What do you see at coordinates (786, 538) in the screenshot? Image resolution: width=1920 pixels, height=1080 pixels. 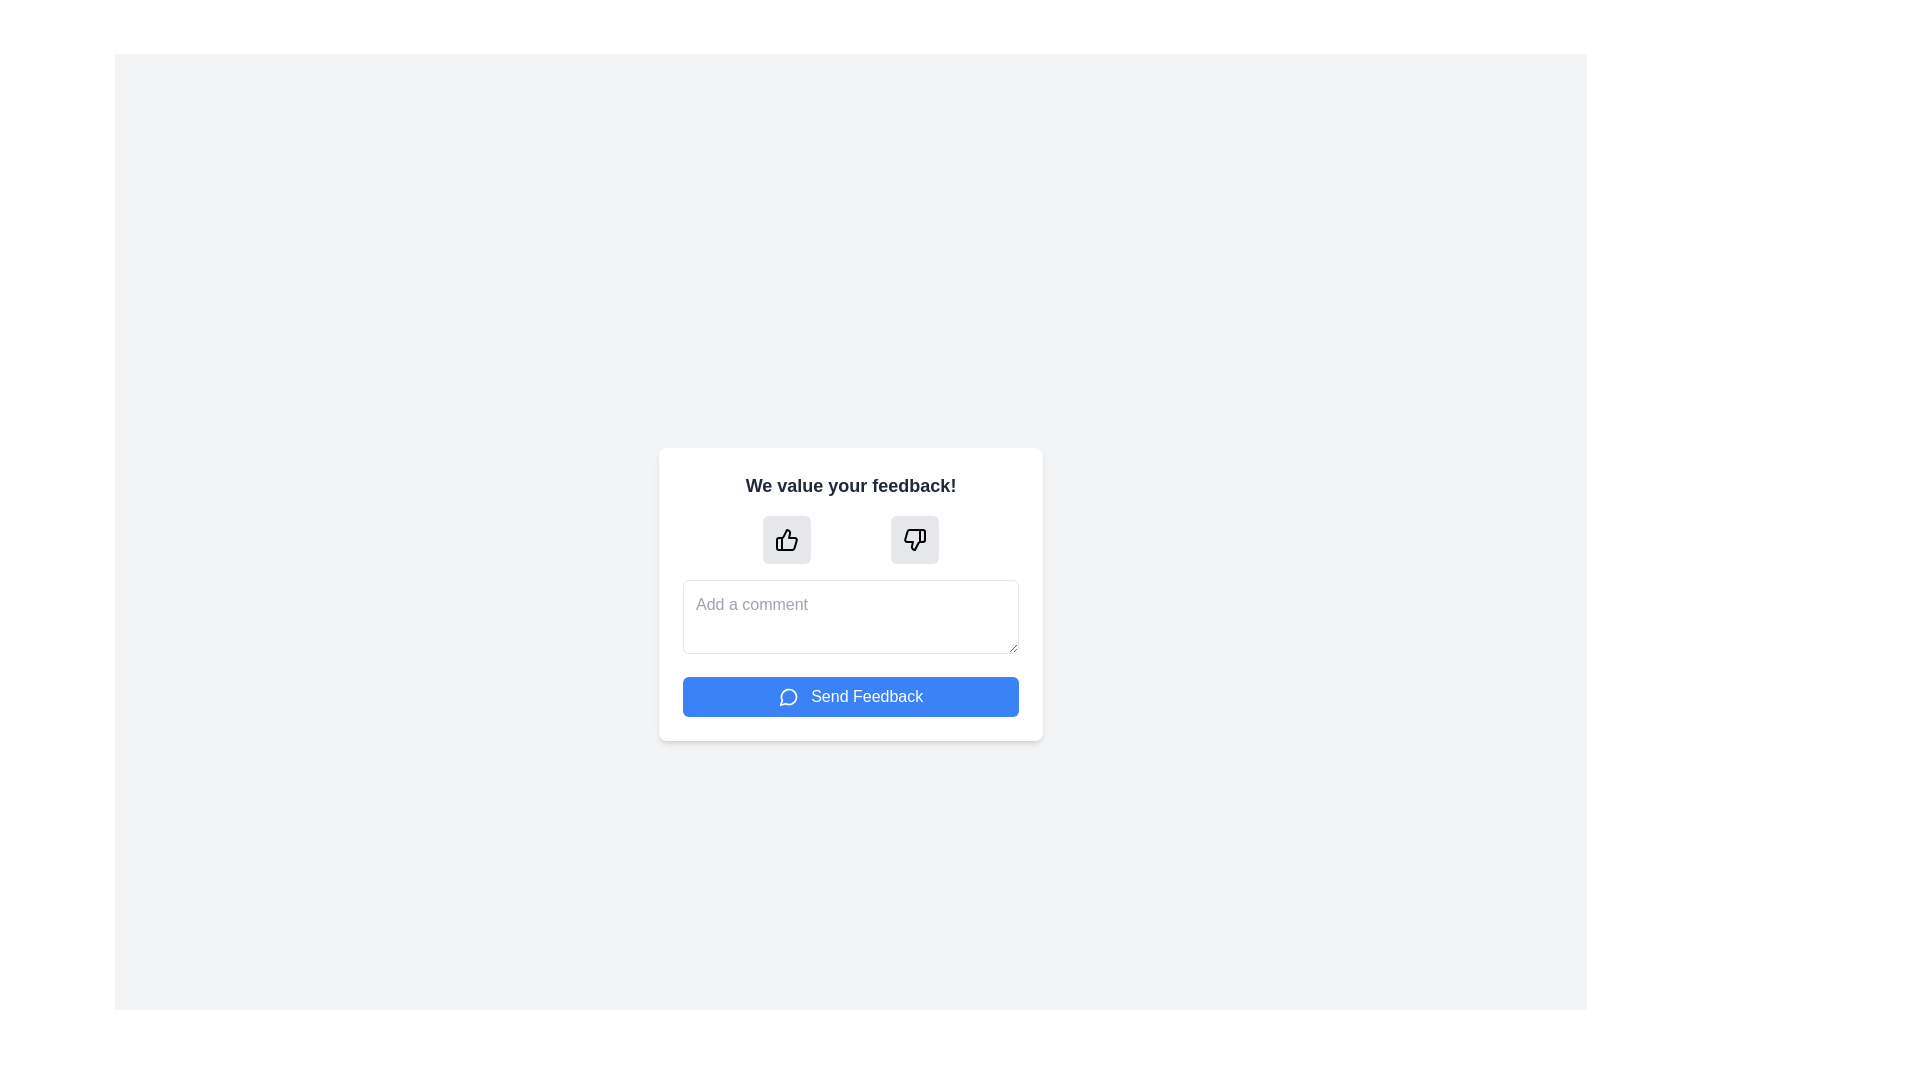 I see `the positive feedback icon located in the central part of the modal dialog` at bounding box center [786, 538].